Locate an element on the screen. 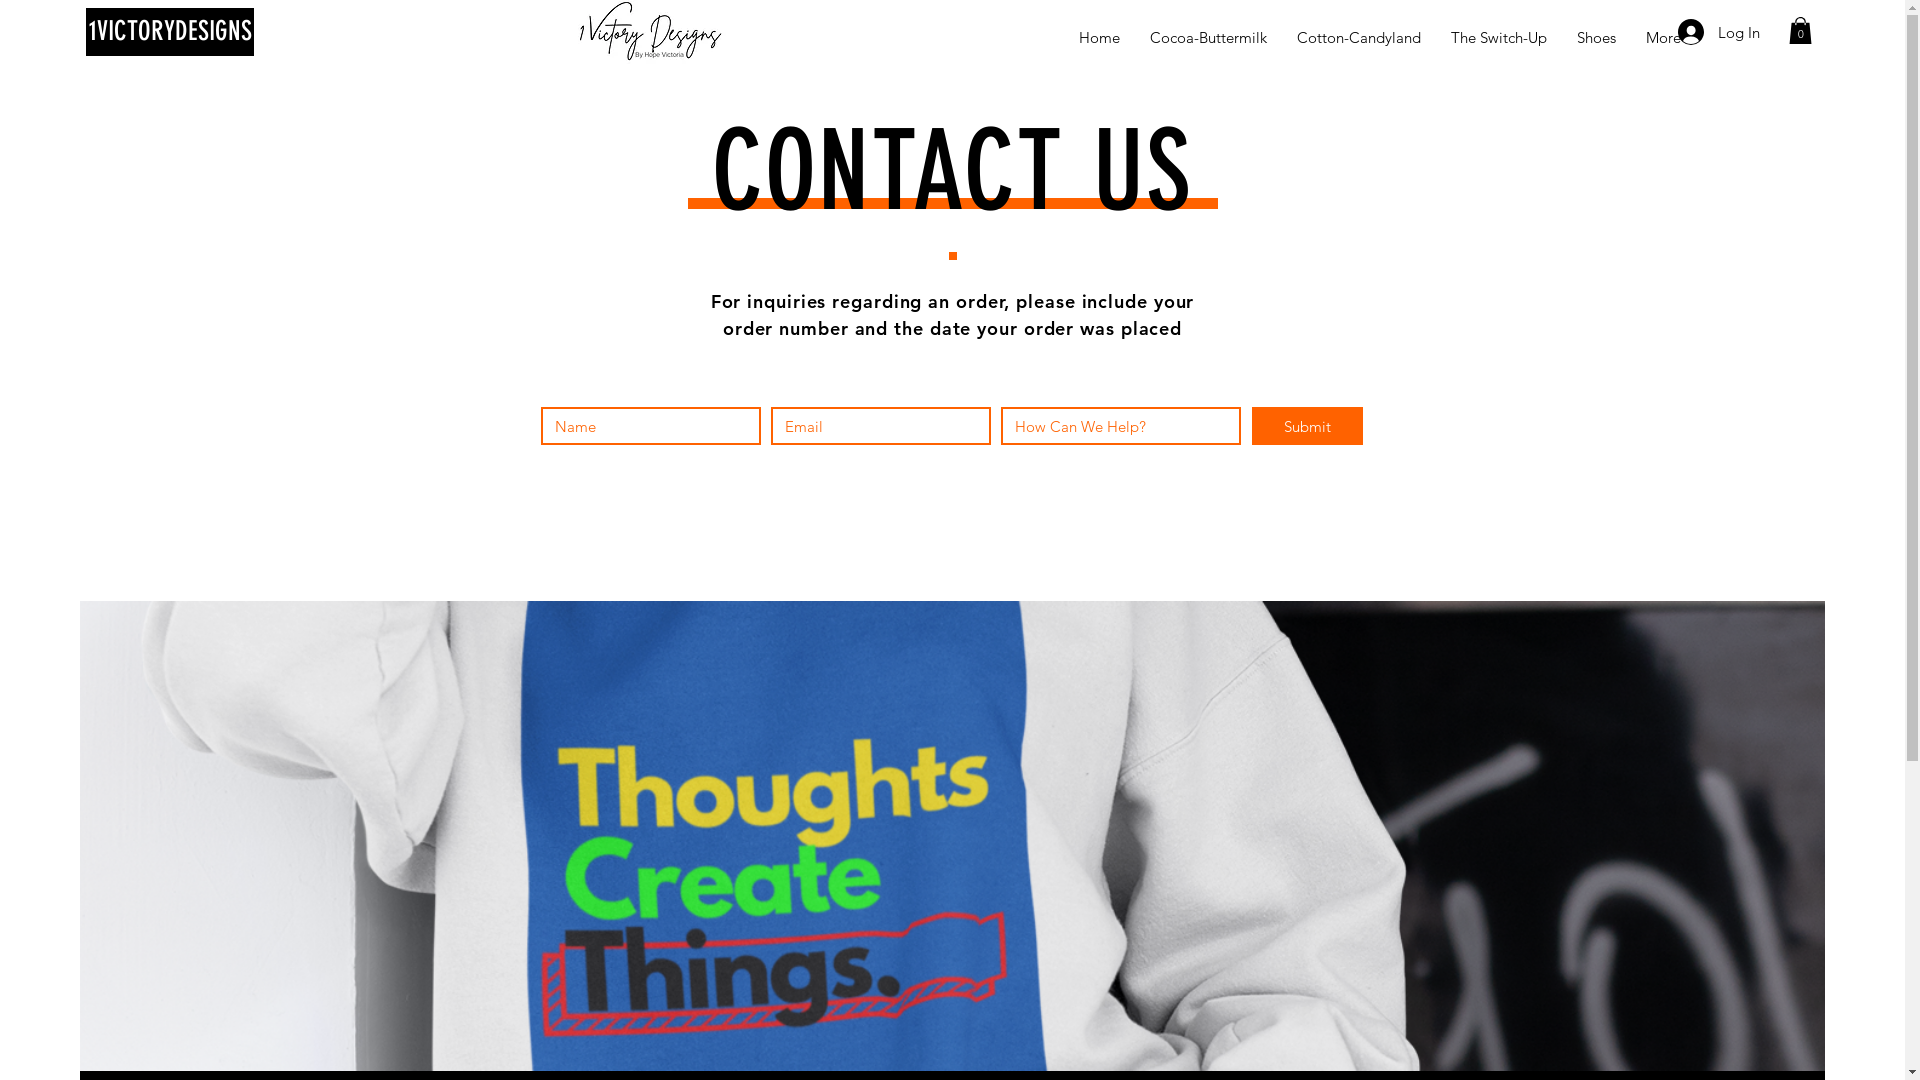 This screenshot has height=1080, width=1920. 'Cotton-Candyland' is located at coordinates (1358, 37).